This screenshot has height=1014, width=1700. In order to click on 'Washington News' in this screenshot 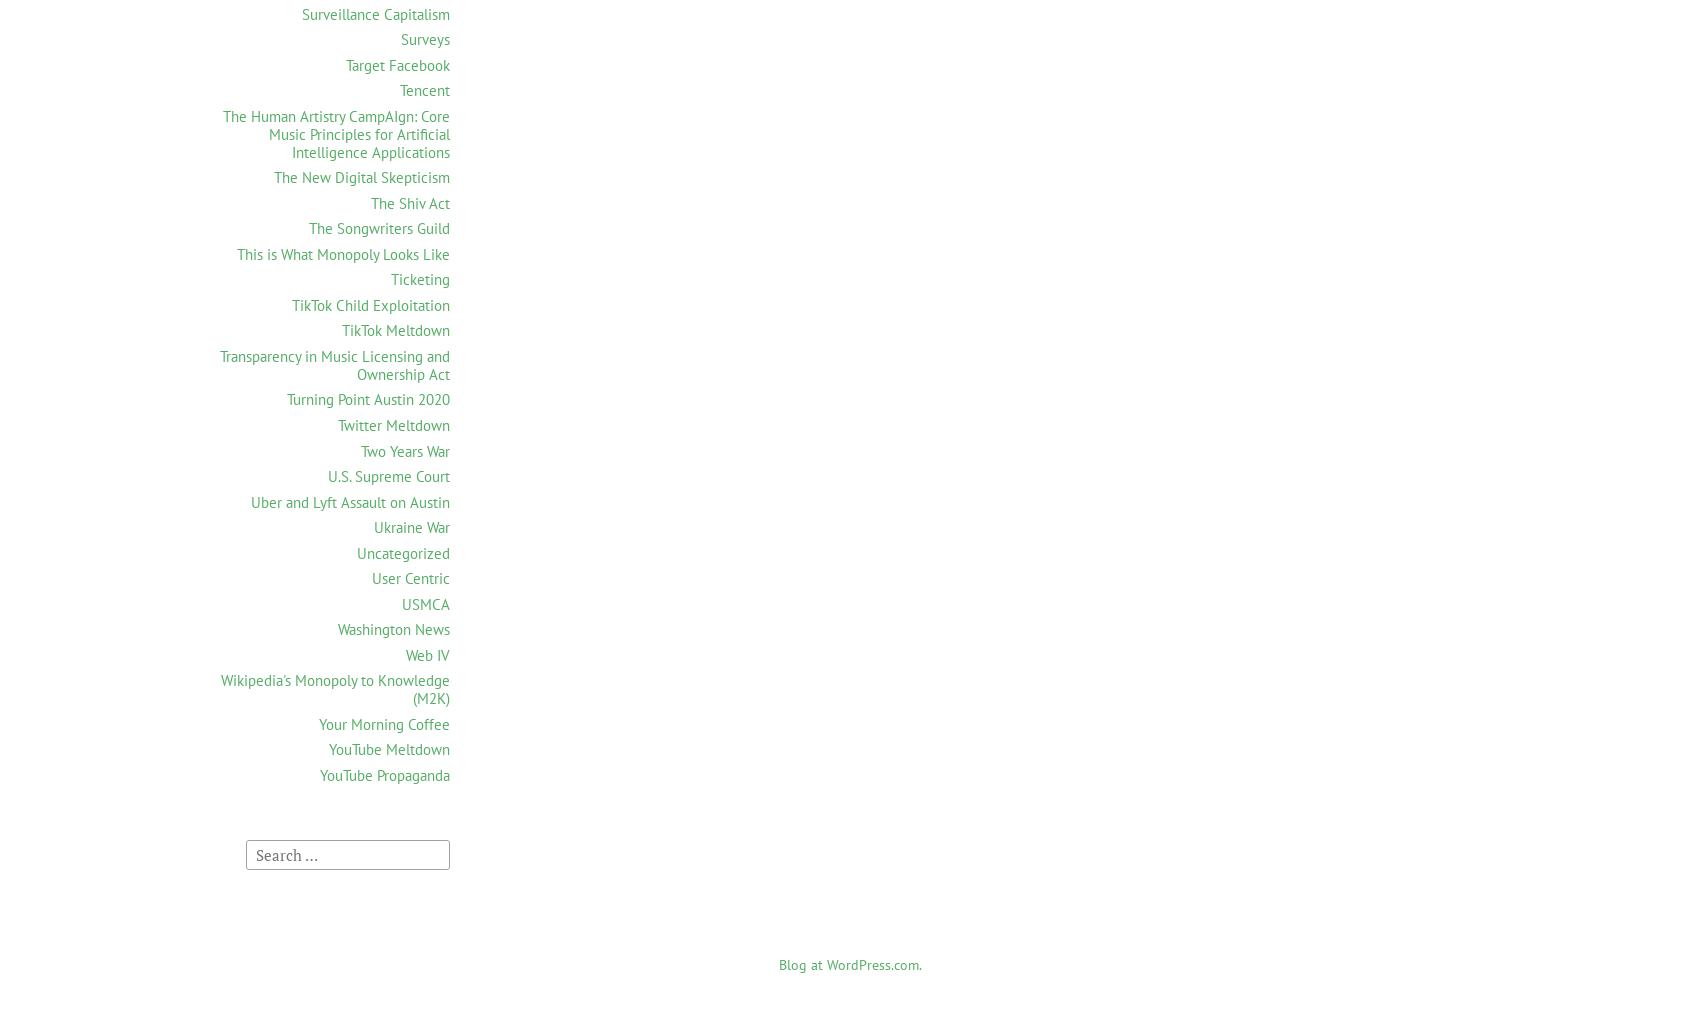, I will do `click(336, 629)`.